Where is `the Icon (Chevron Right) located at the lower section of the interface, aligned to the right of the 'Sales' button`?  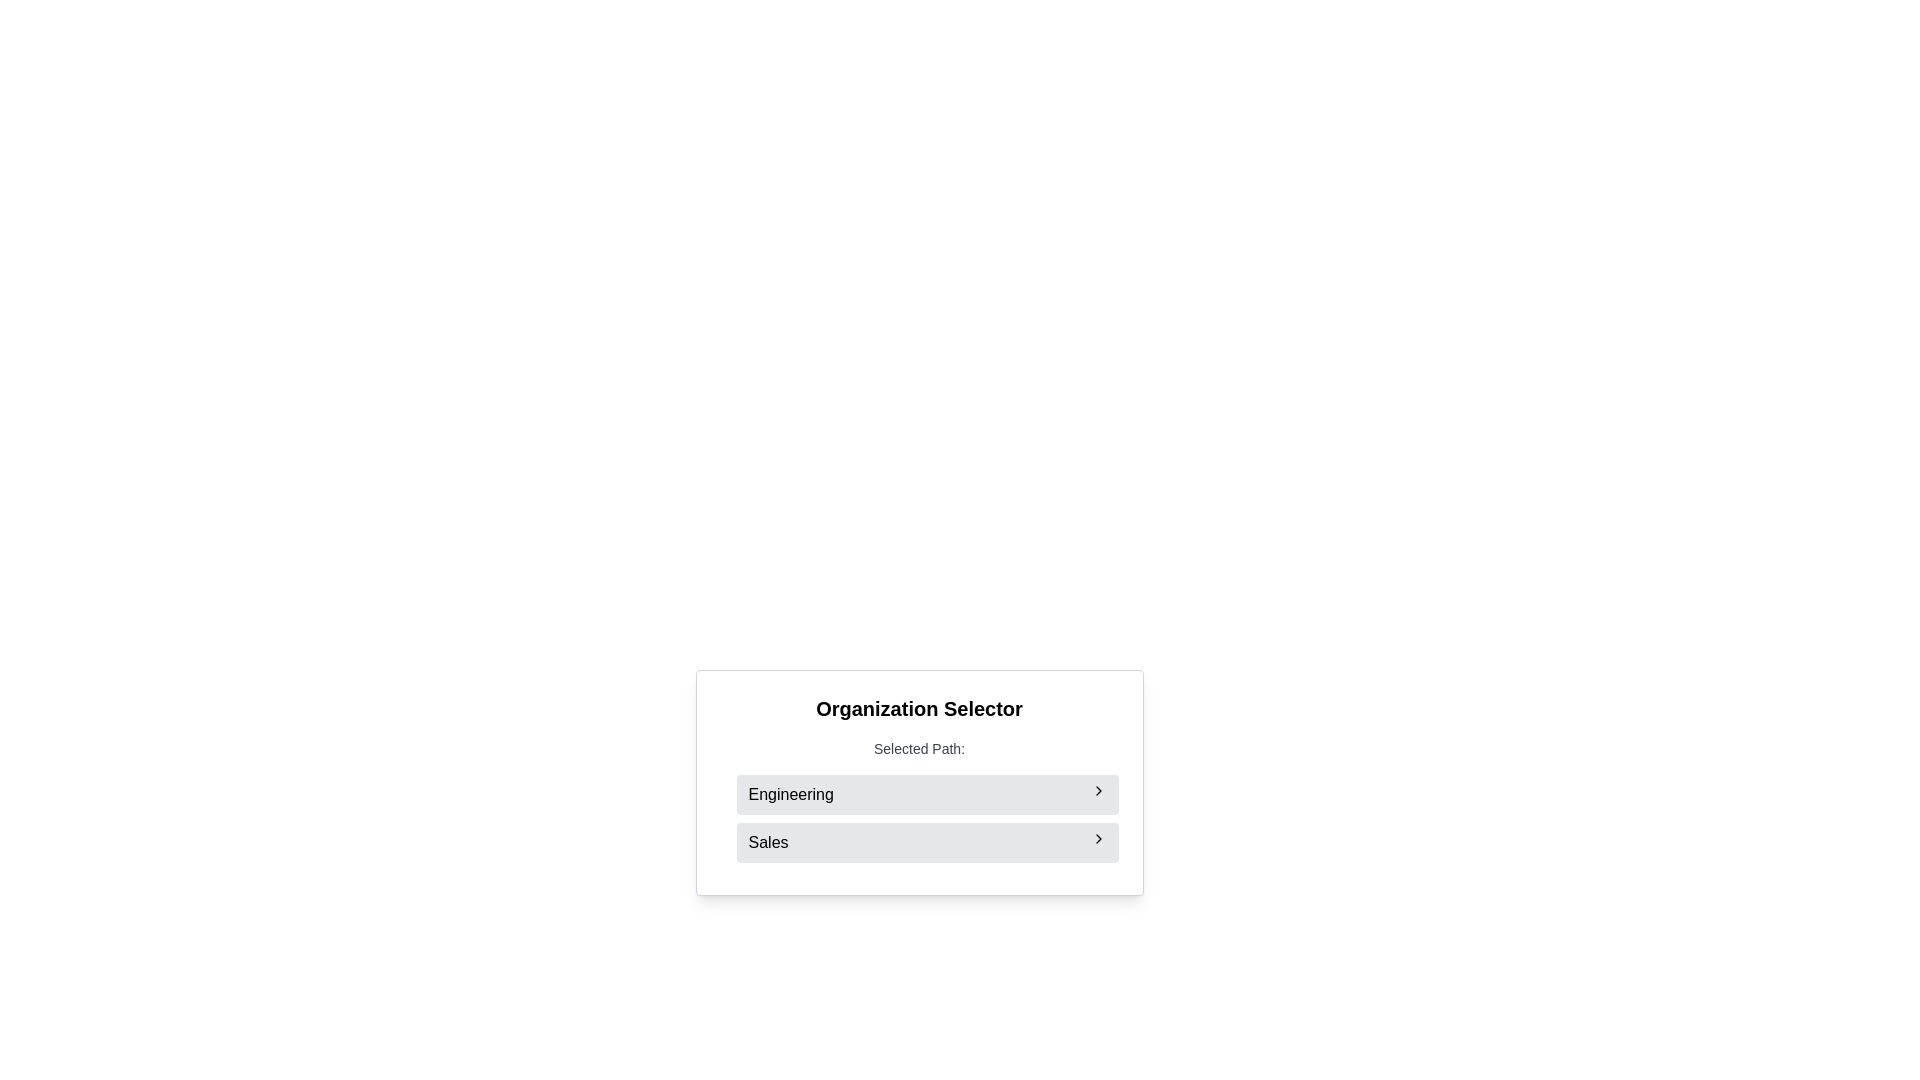 the Icon (Chevron Right) located at the lower section of the interface, aligned to the right of the 'Sales' button is located at coordinates (1097, 839).